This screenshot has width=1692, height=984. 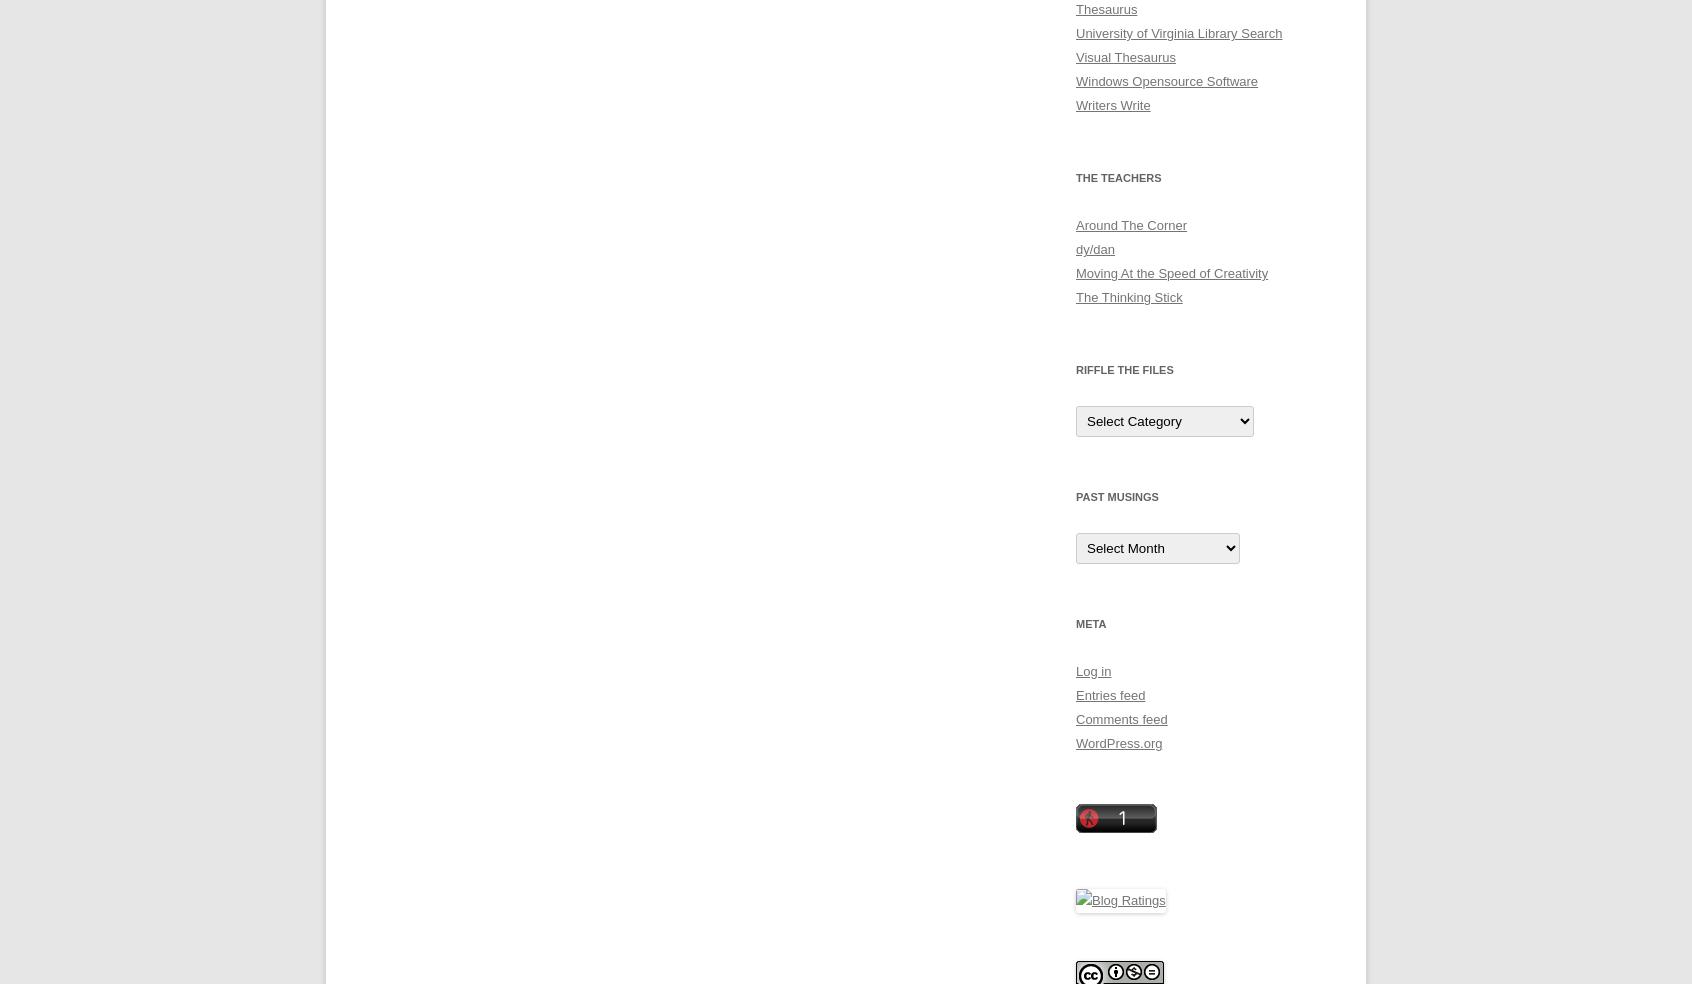 I want to click on 'Meta', so click(x=1091, y=623).